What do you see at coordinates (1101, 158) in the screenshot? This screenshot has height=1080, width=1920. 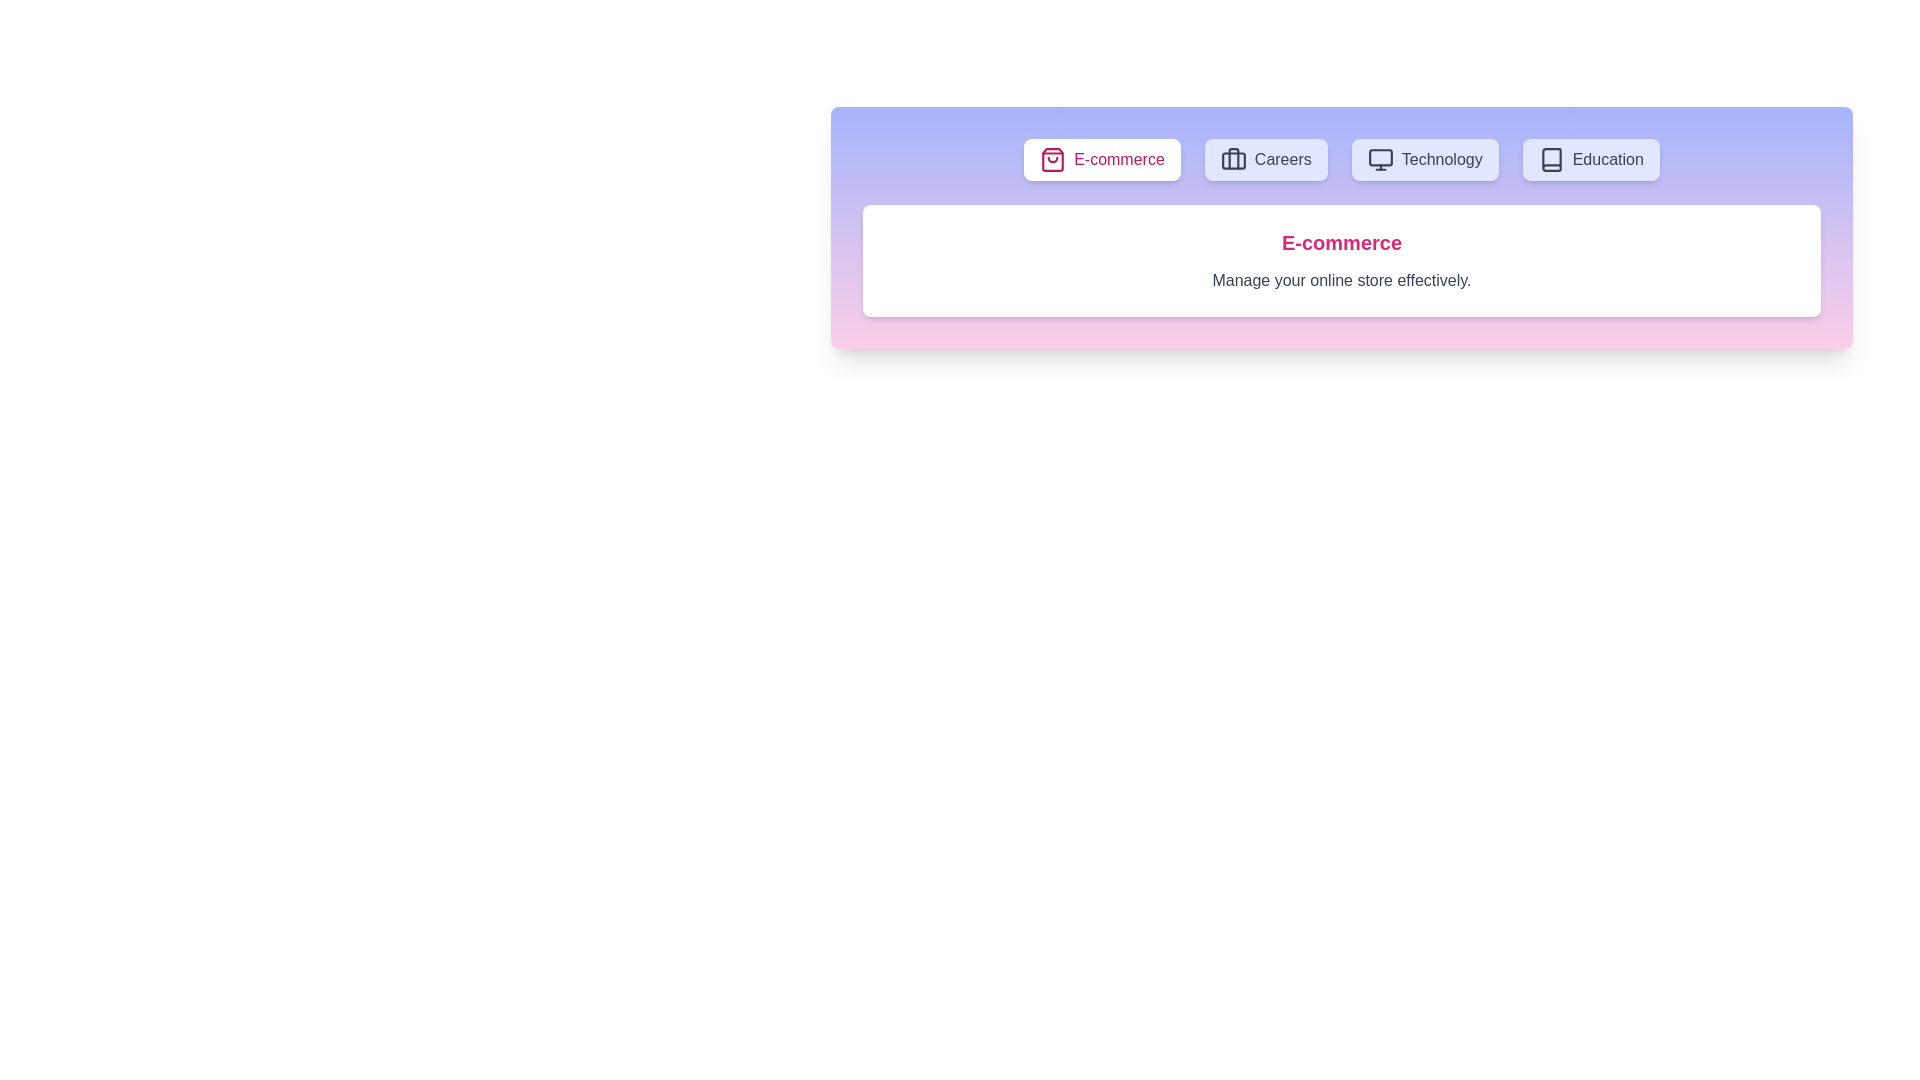 I see `the E-commerce tab` at bounding box center [1101, 158].